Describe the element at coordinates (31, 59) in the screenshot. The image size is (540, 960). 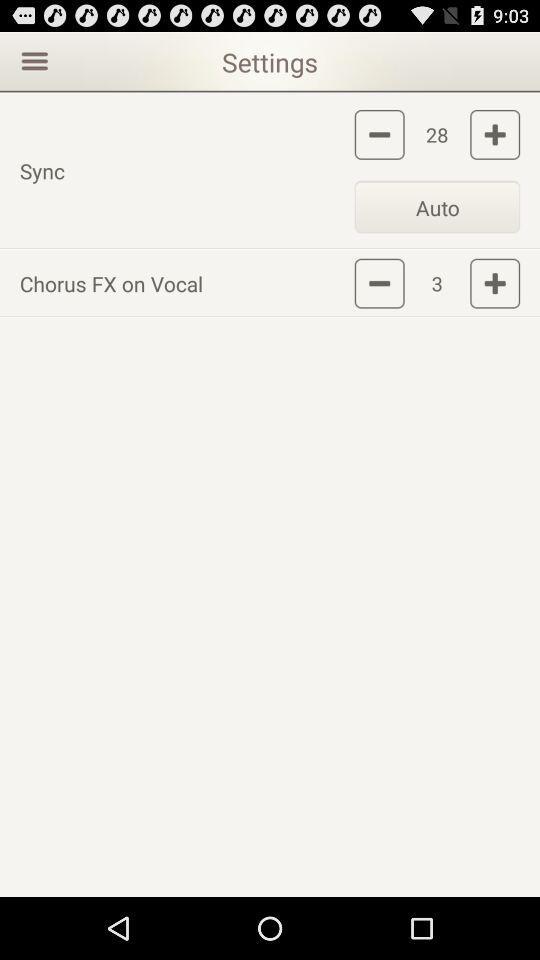
I see `app to the left of the settings item` at that location.